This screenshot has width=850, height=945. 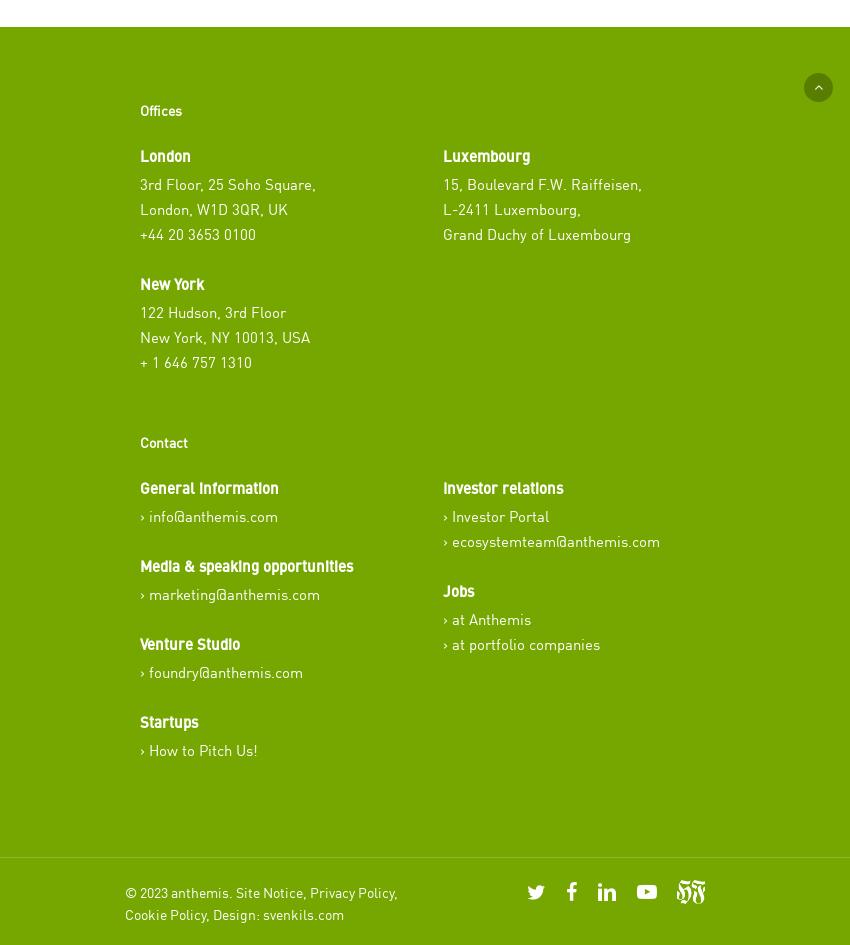 I want to click on 'Cookie Policy', so click(x=165, y=913).